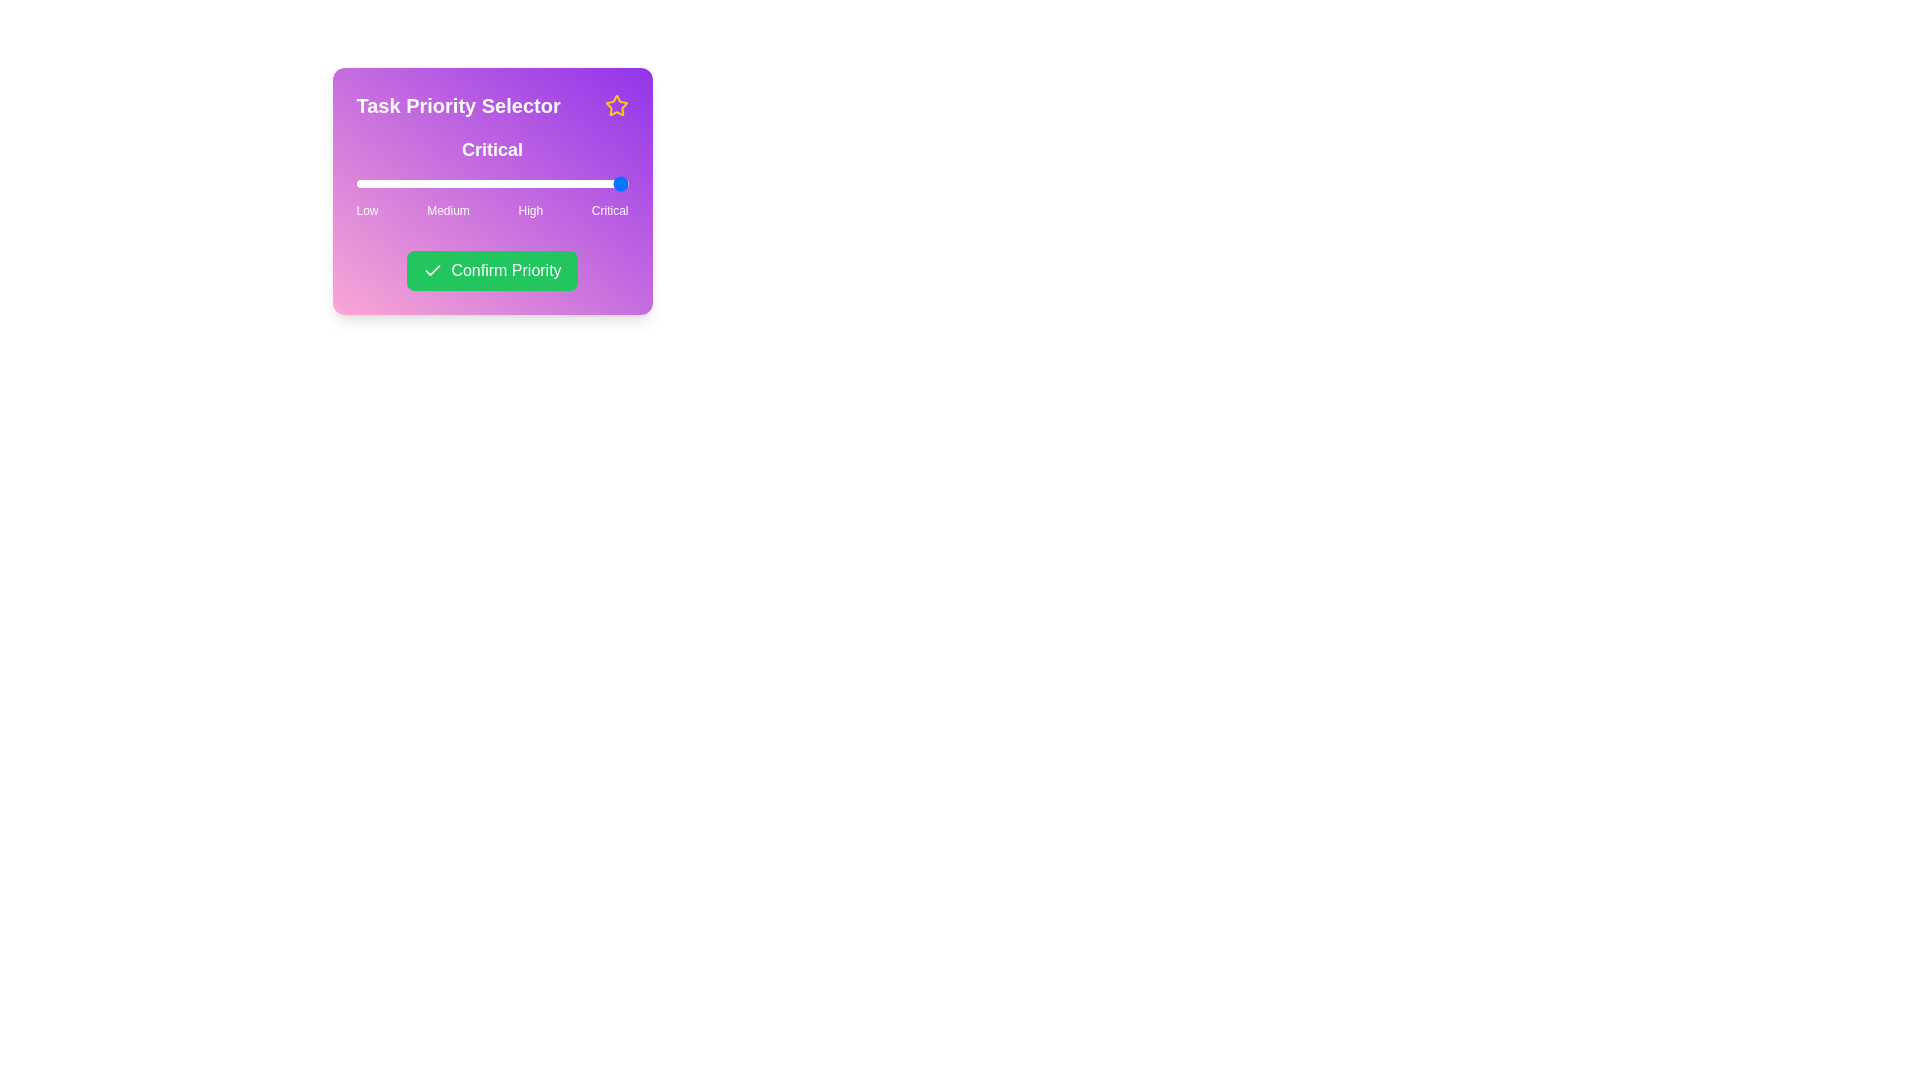 The height and width of the screenshot is (1080, 1920). Describe the element at coordinates (432, 270) in the screenshot. I see `the checkmark icon within the 'Confirm Priority' button, which is styled with thin lines and is part of a green button` at that location.